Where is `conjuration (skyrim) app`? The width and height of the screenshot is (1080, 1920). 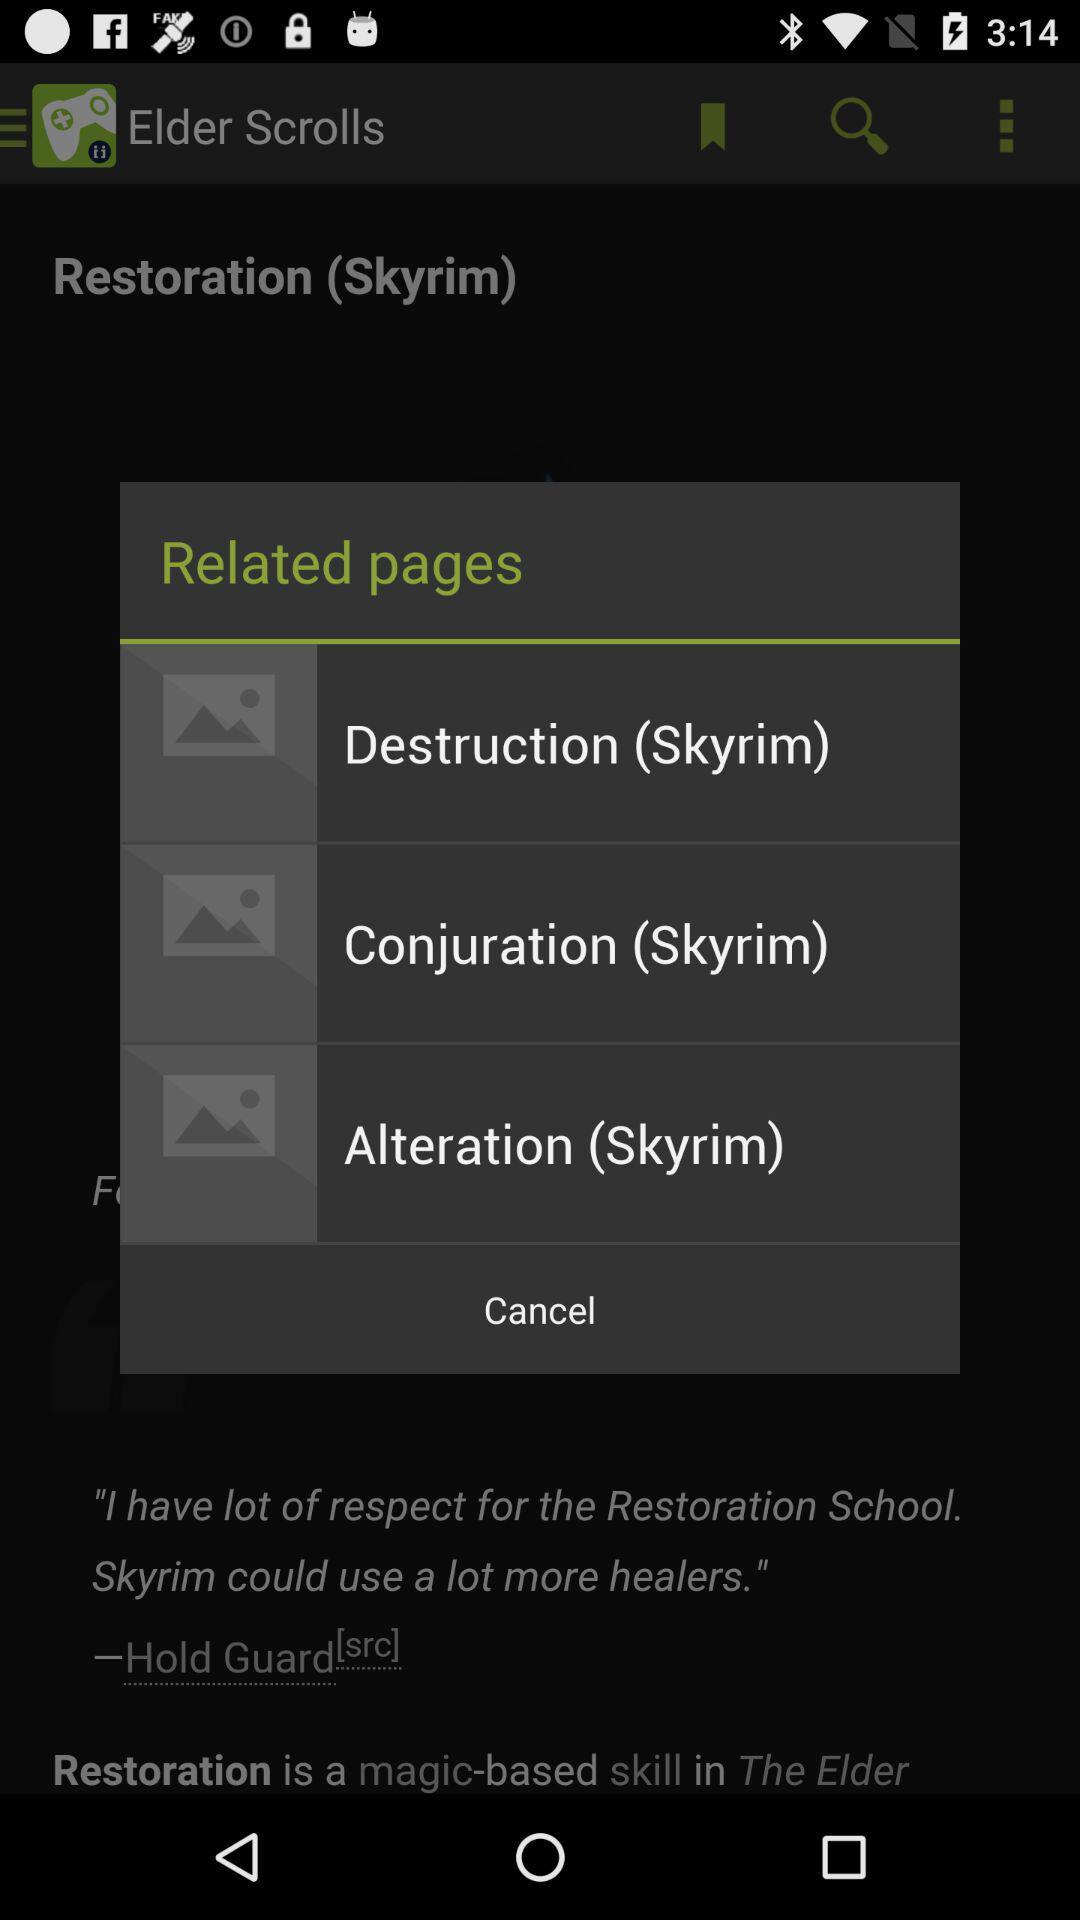
conjuration (skyrim) app is located at coordinates (638, 942).